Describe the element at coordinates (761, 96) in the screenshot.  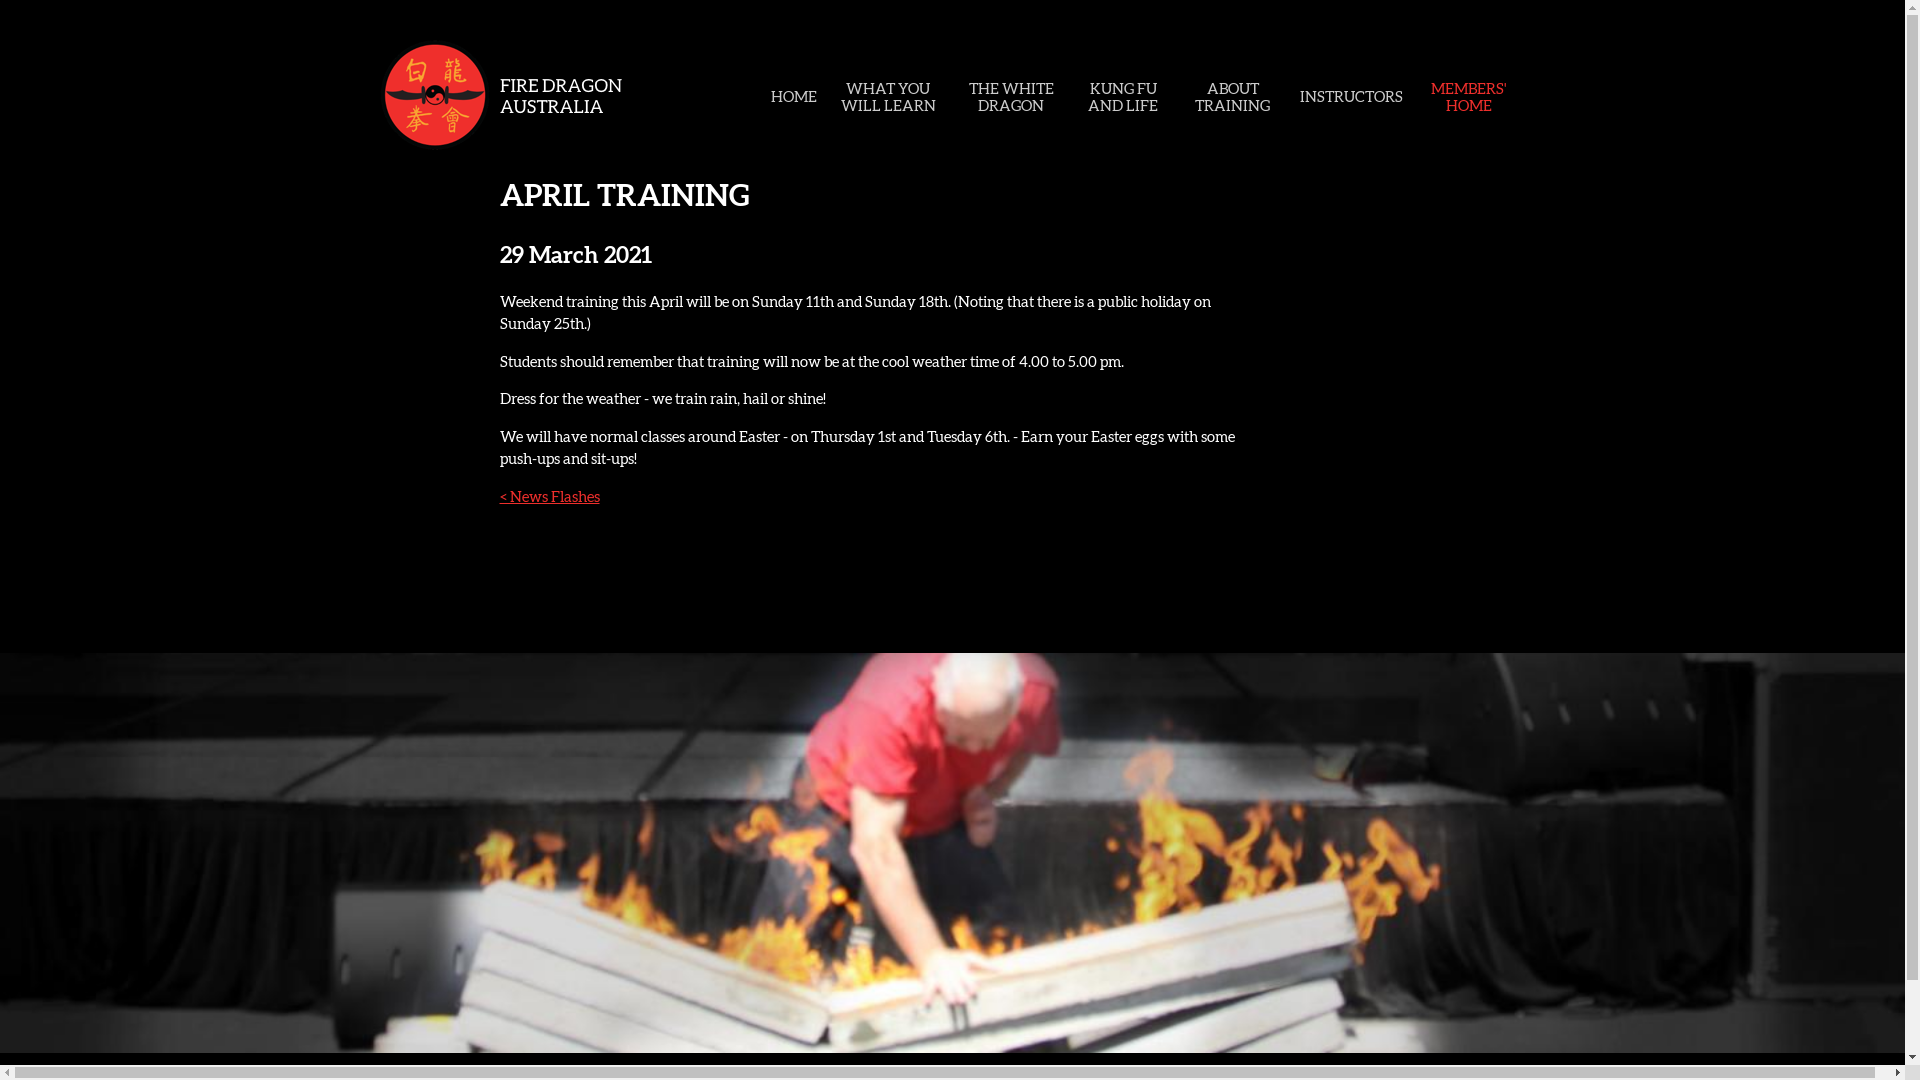
I see `'HOME'` at that location.